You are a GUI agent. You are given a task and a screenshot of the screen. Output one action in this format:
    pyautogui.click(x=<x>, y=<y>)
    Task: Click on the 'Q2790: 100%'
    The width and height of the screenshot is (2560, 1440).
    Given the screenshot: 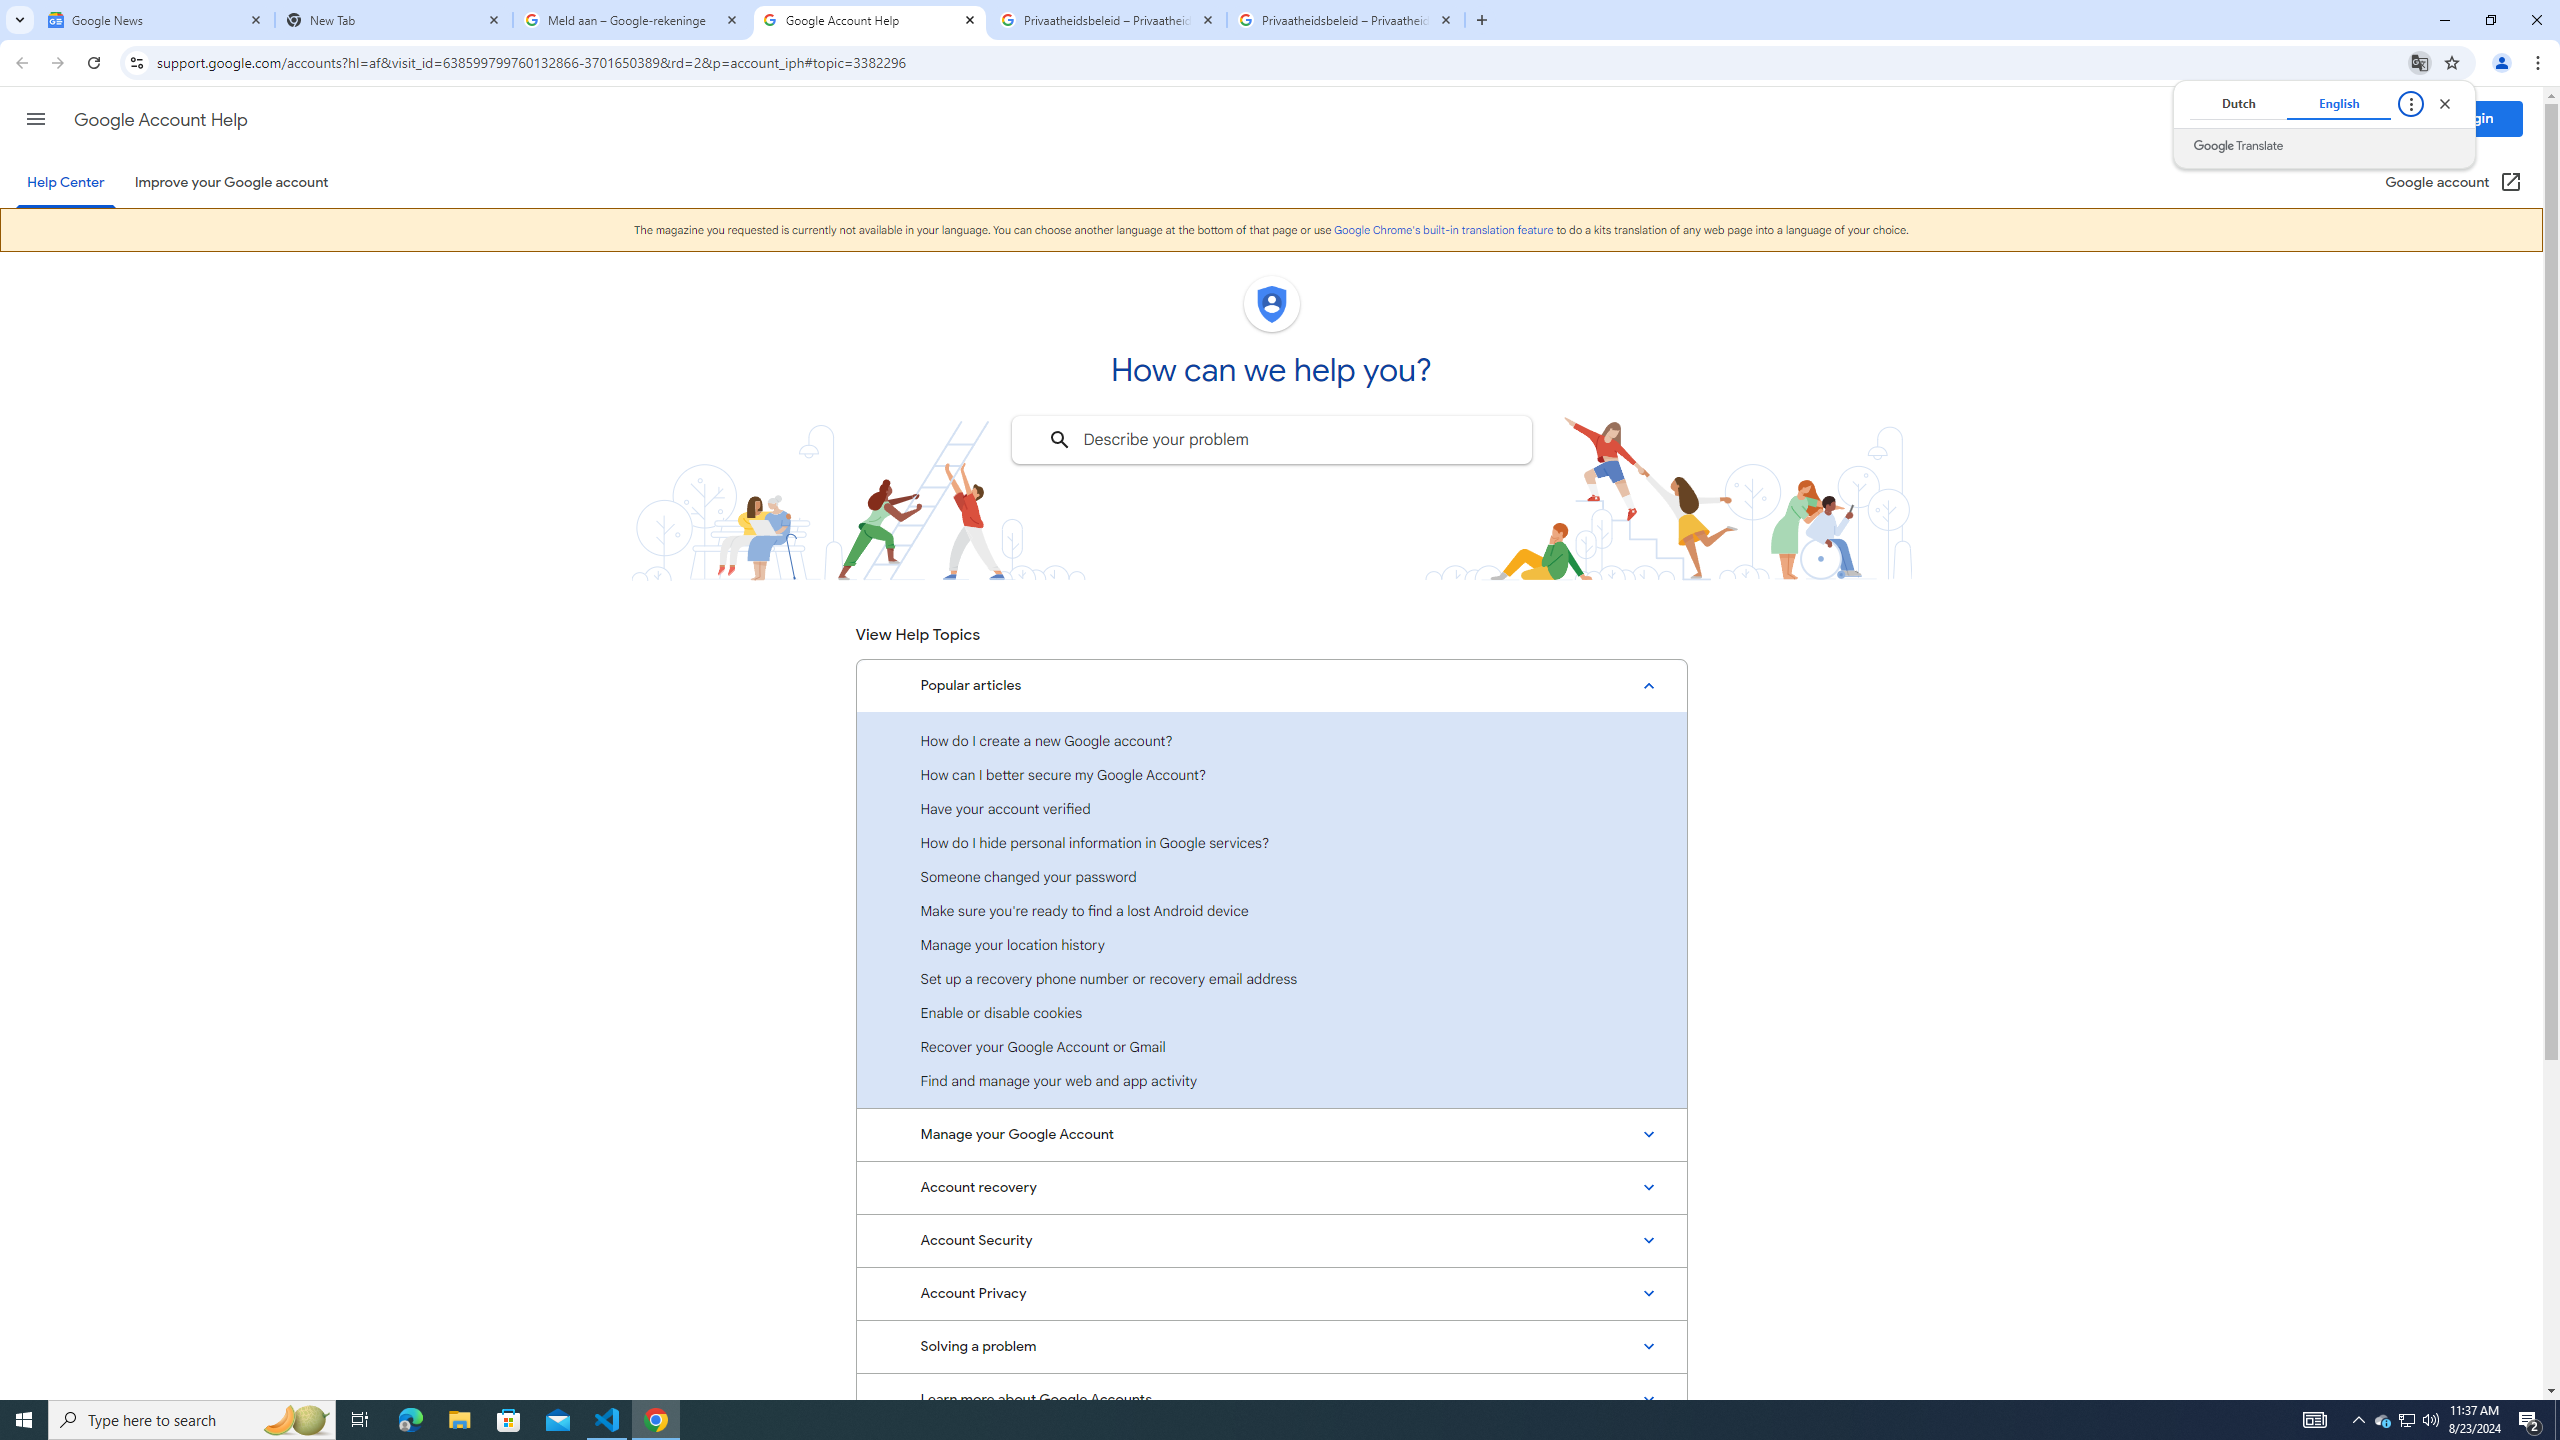 What is the action you would take?
    pyautogui.click(x=2429, y=1418)
    